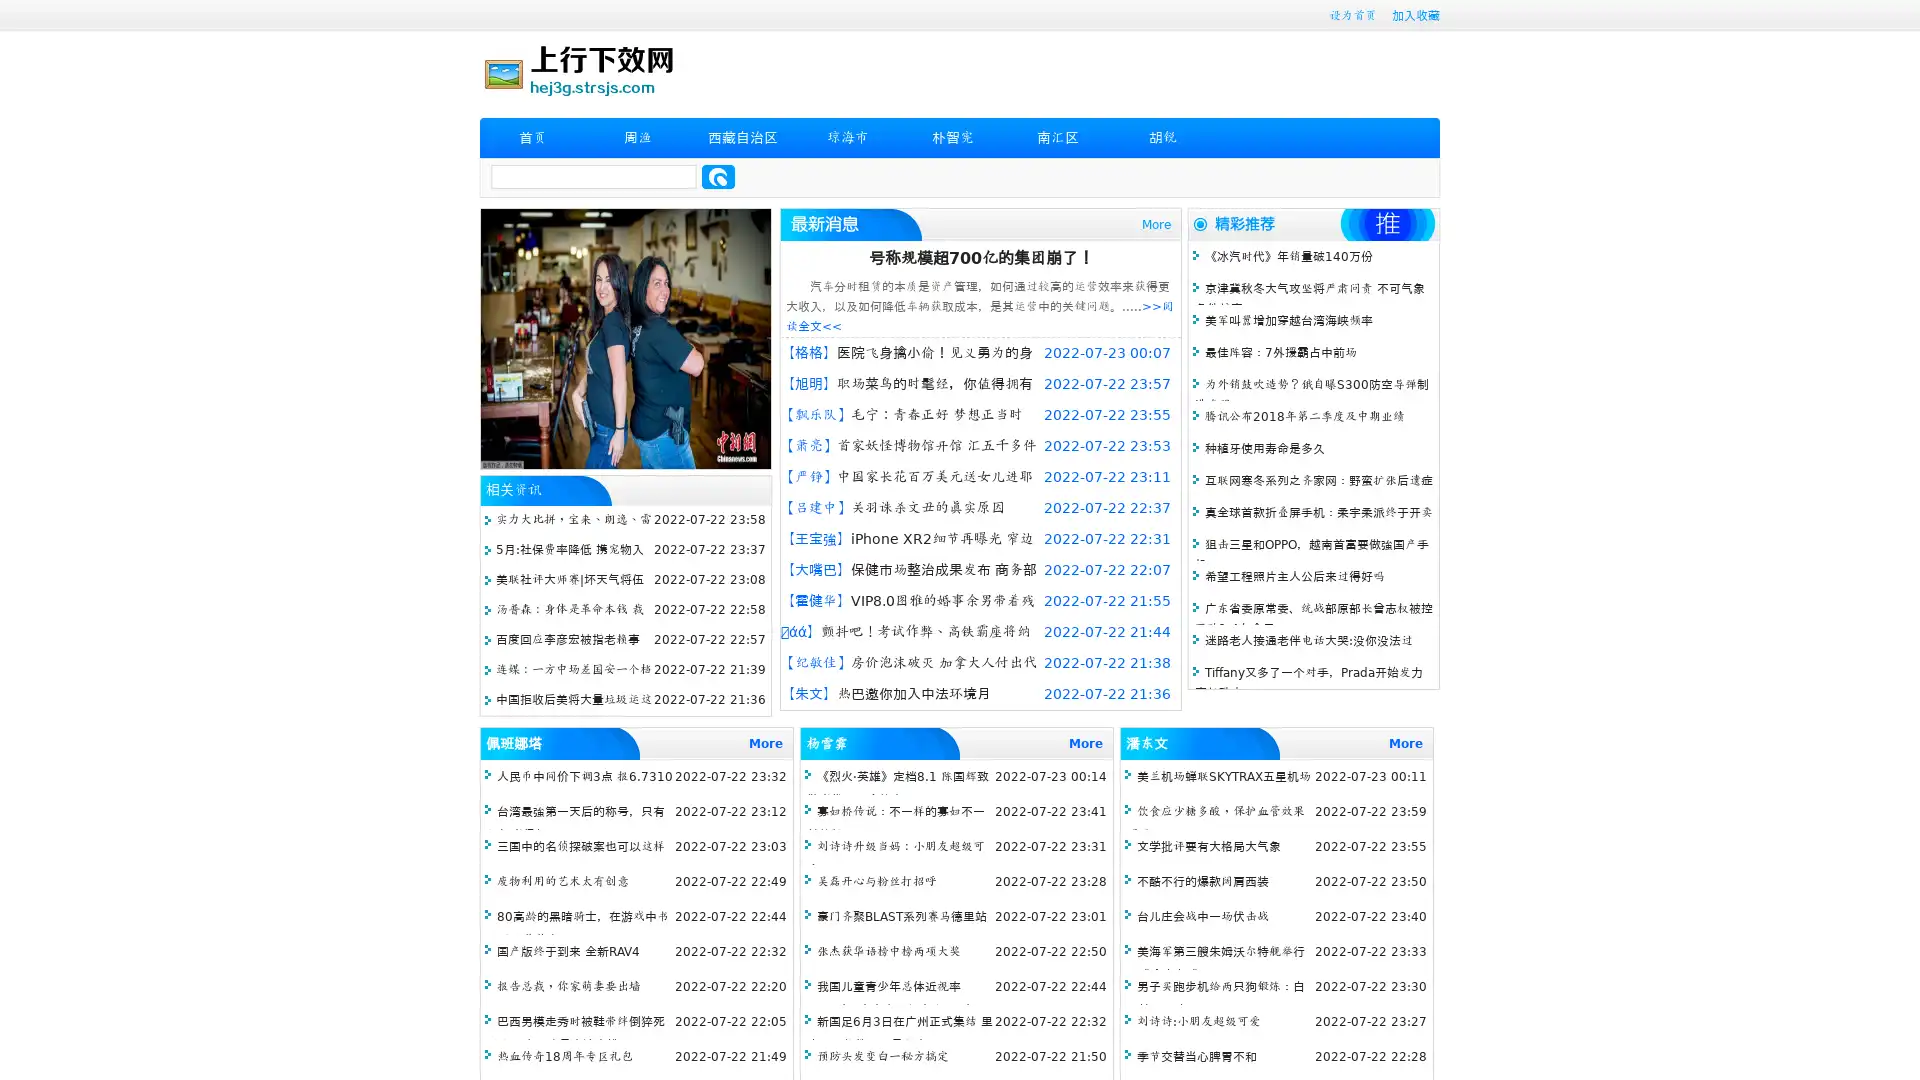 The height and width of the screenshot is (1080, 1920). I want to click on Search, so click(718, 176).